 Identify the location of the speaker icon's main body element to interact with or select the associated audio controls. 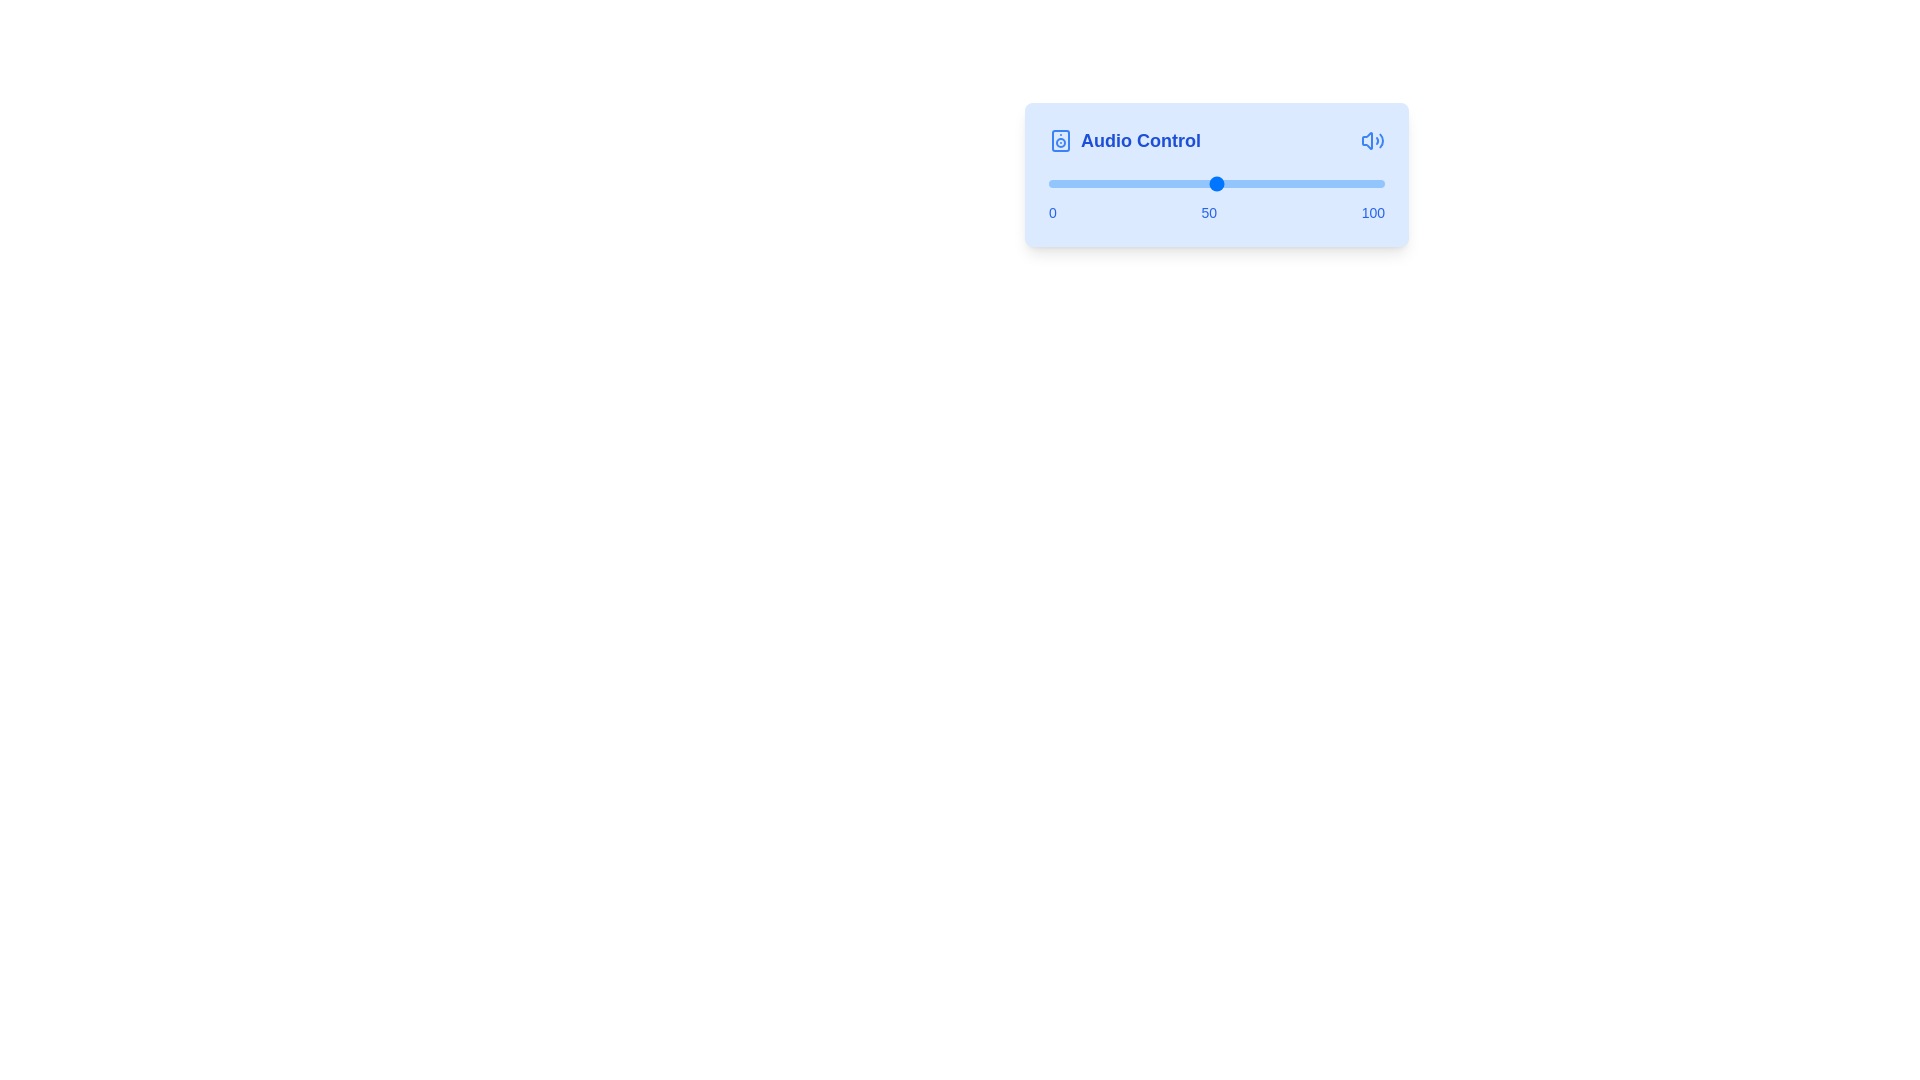
(1059, 140).